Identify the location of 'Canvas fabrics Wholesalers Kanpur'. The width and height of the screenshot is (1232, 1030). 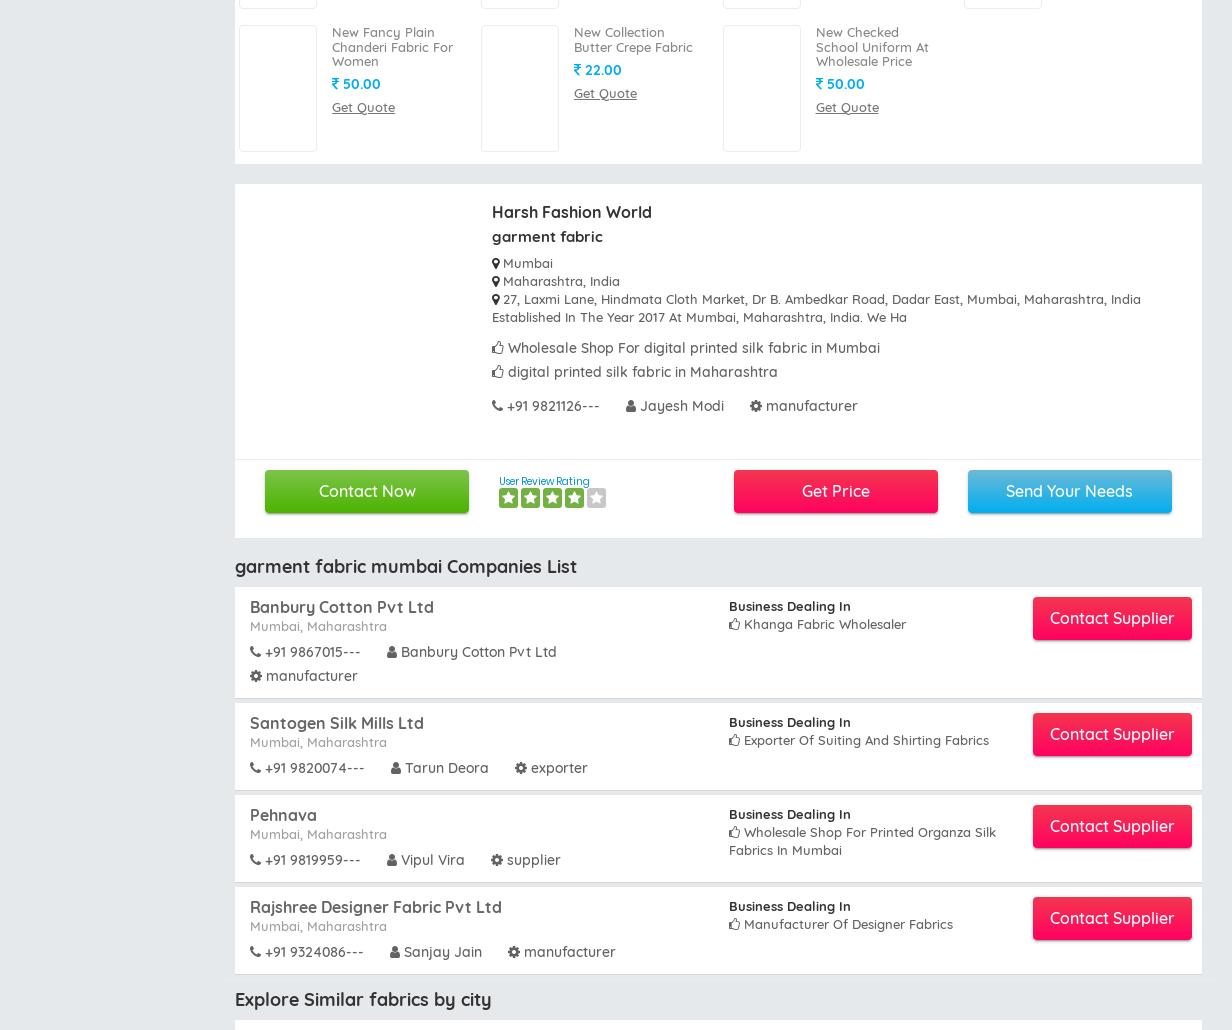
(837, 800).